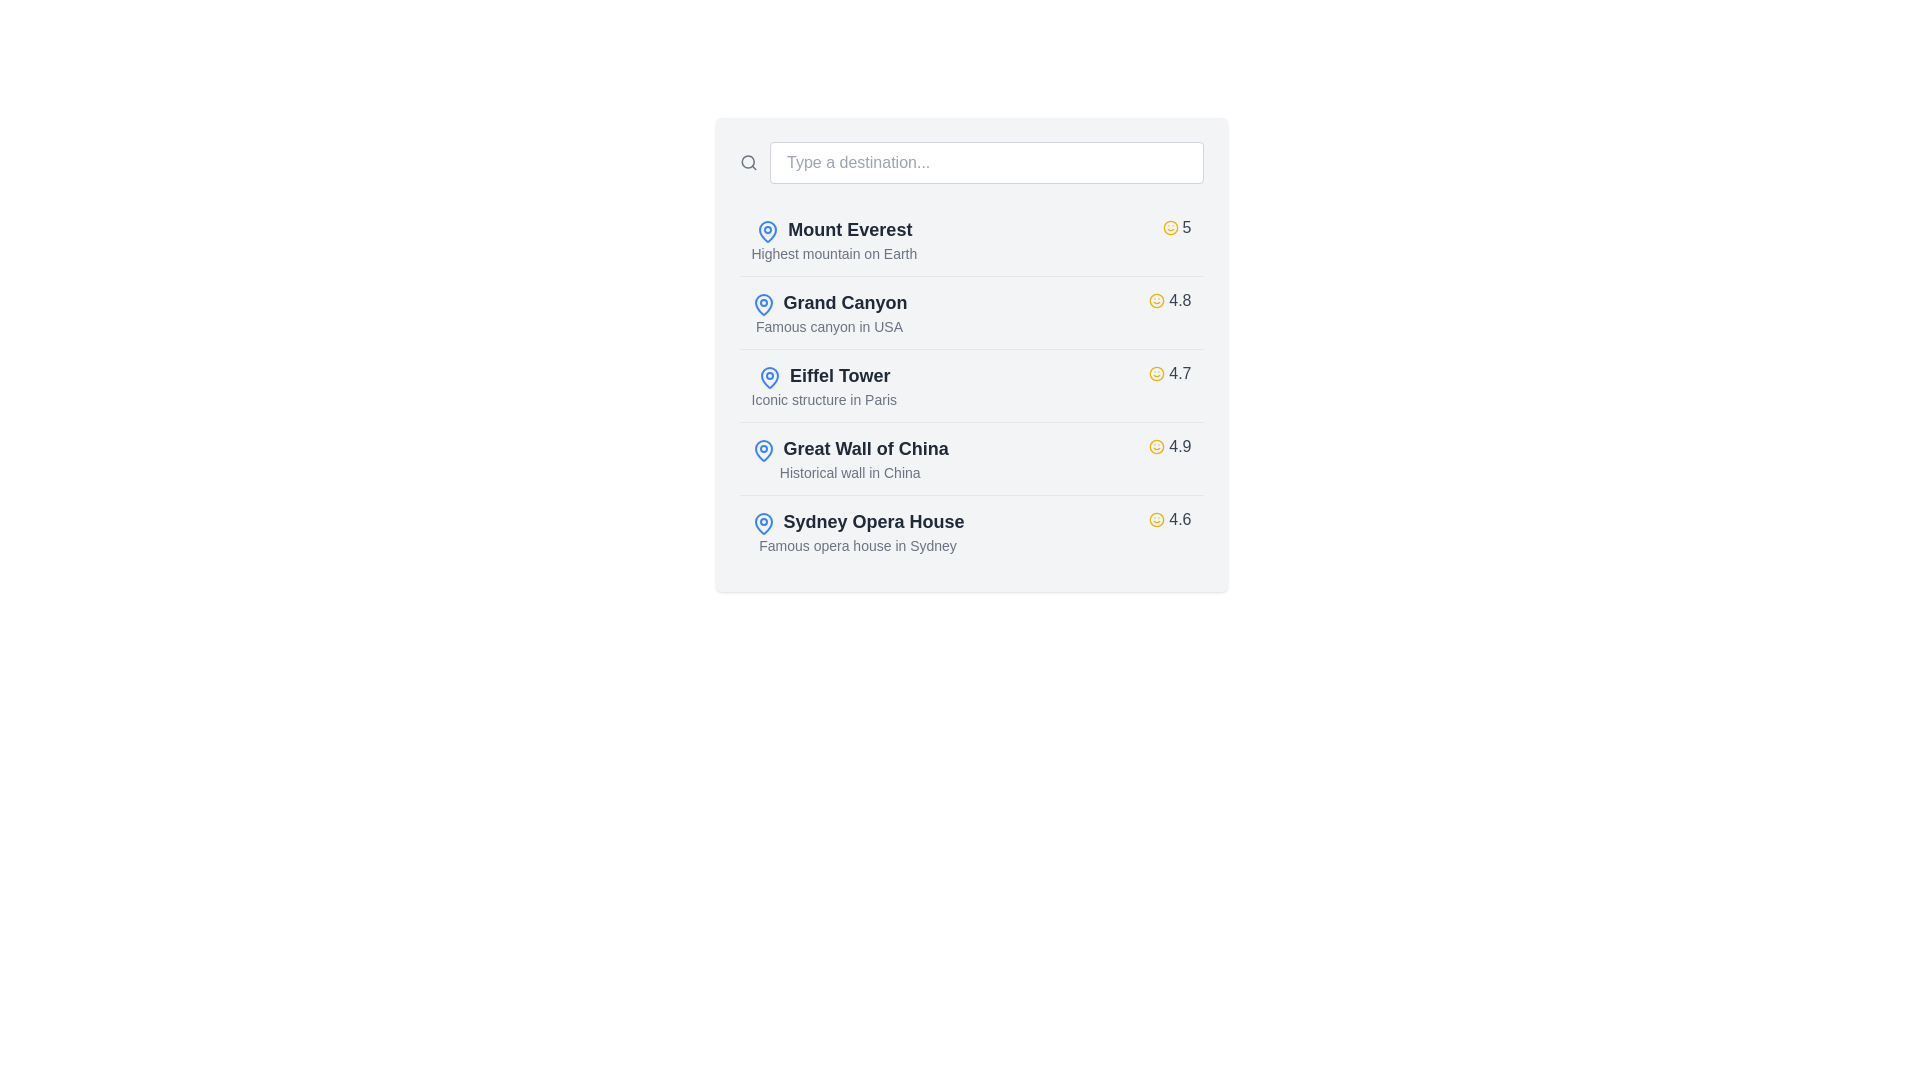 The height and width of the screenshot is (1080, 1920). What do you see at coordinates (1170, 226) in the screenshot?
I see `the smiley face icon that displays a rating or status symbol for the item 'Mount Everest', located before the numerical text '5'` at bounding box center [1170, 226].